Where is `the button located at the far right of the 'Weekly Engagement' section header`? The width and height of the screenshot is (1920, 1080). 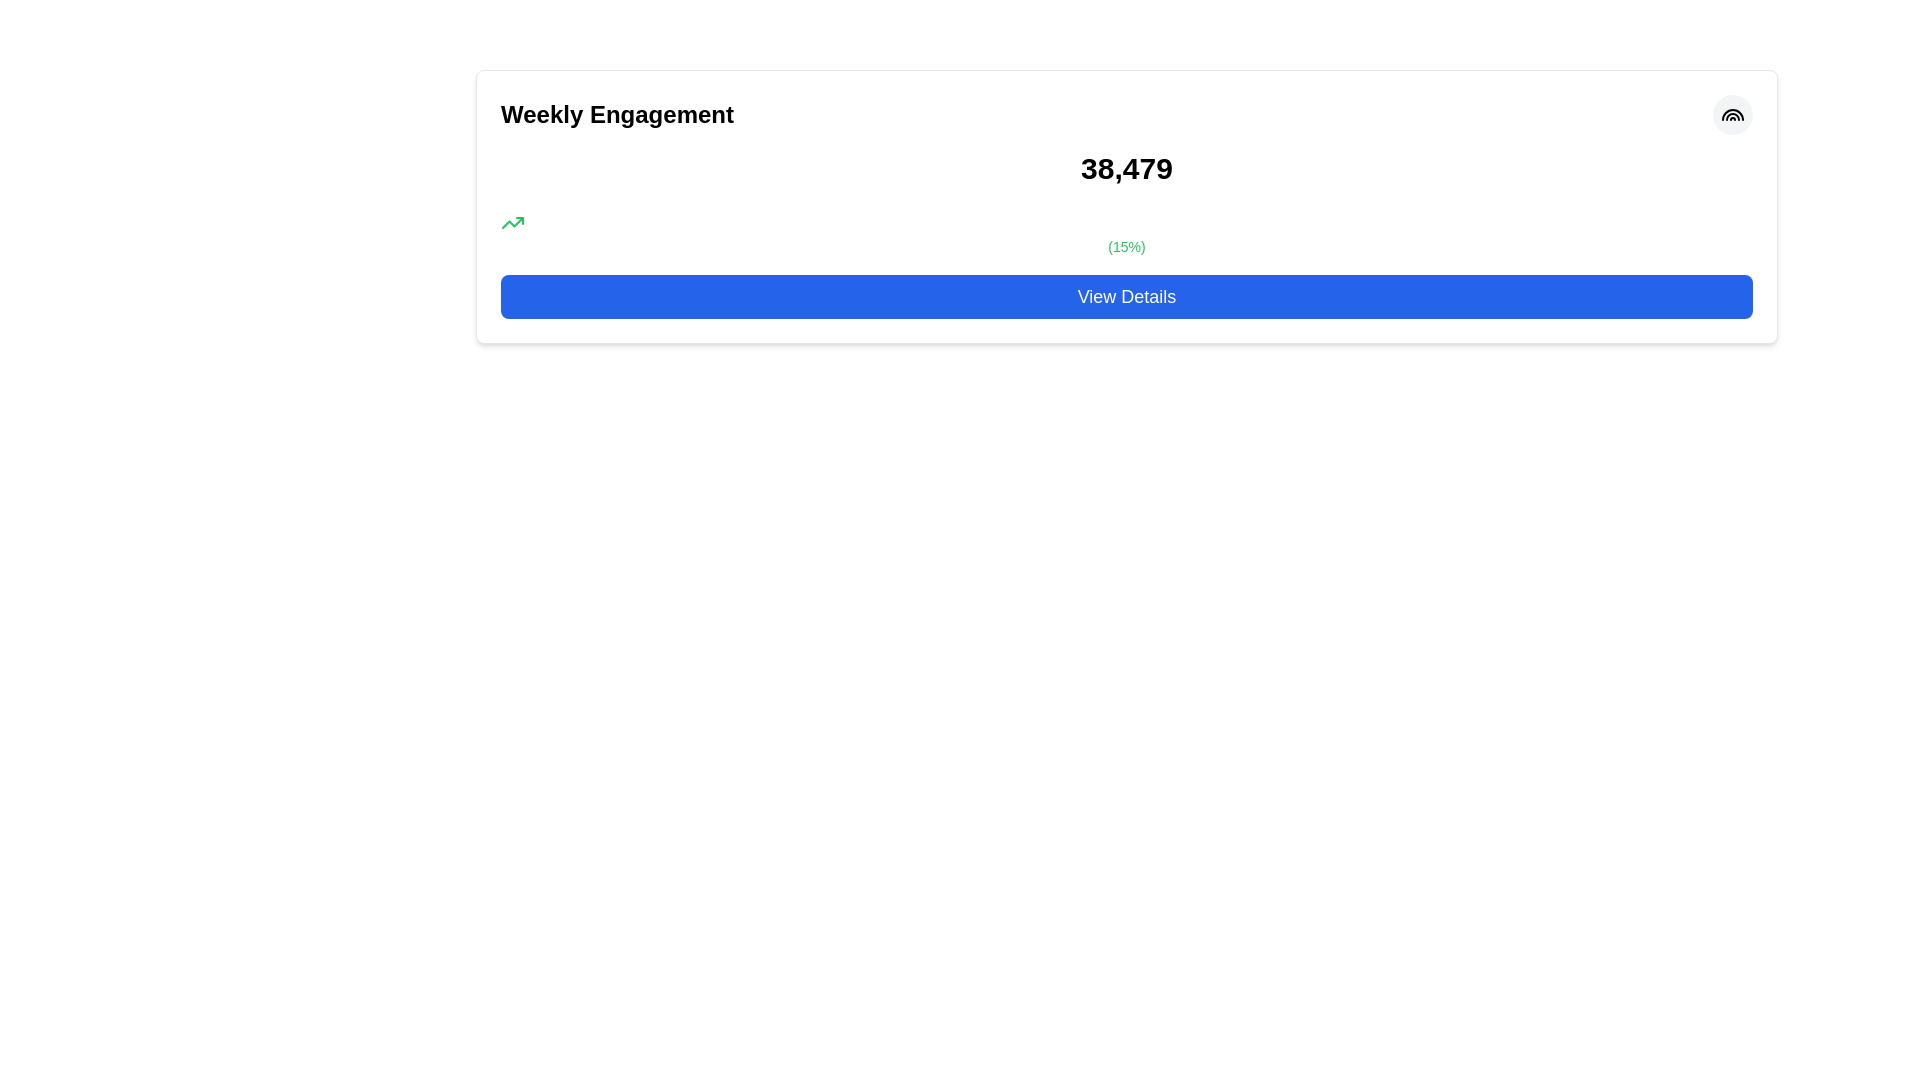 the button located at the far right of the 'Weekly Engagement' section header is located at coordinates (1731, 115).